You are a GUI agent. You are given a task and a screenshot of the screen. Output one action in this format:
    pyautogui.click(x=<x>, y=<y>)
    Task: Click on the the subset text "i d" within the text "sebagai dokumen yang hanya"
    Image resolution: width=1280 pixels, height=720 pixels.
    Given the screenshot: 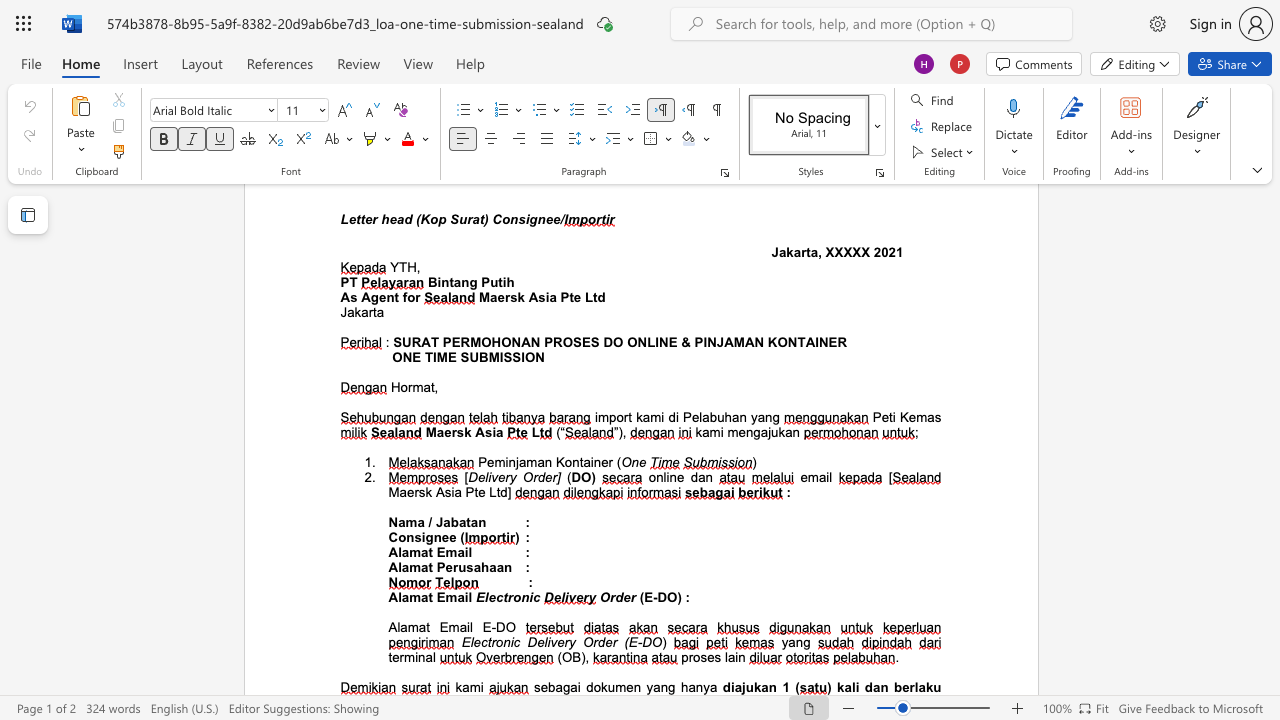 What is the action you would take?
    pyautogui.click(x=576, y=686)
    